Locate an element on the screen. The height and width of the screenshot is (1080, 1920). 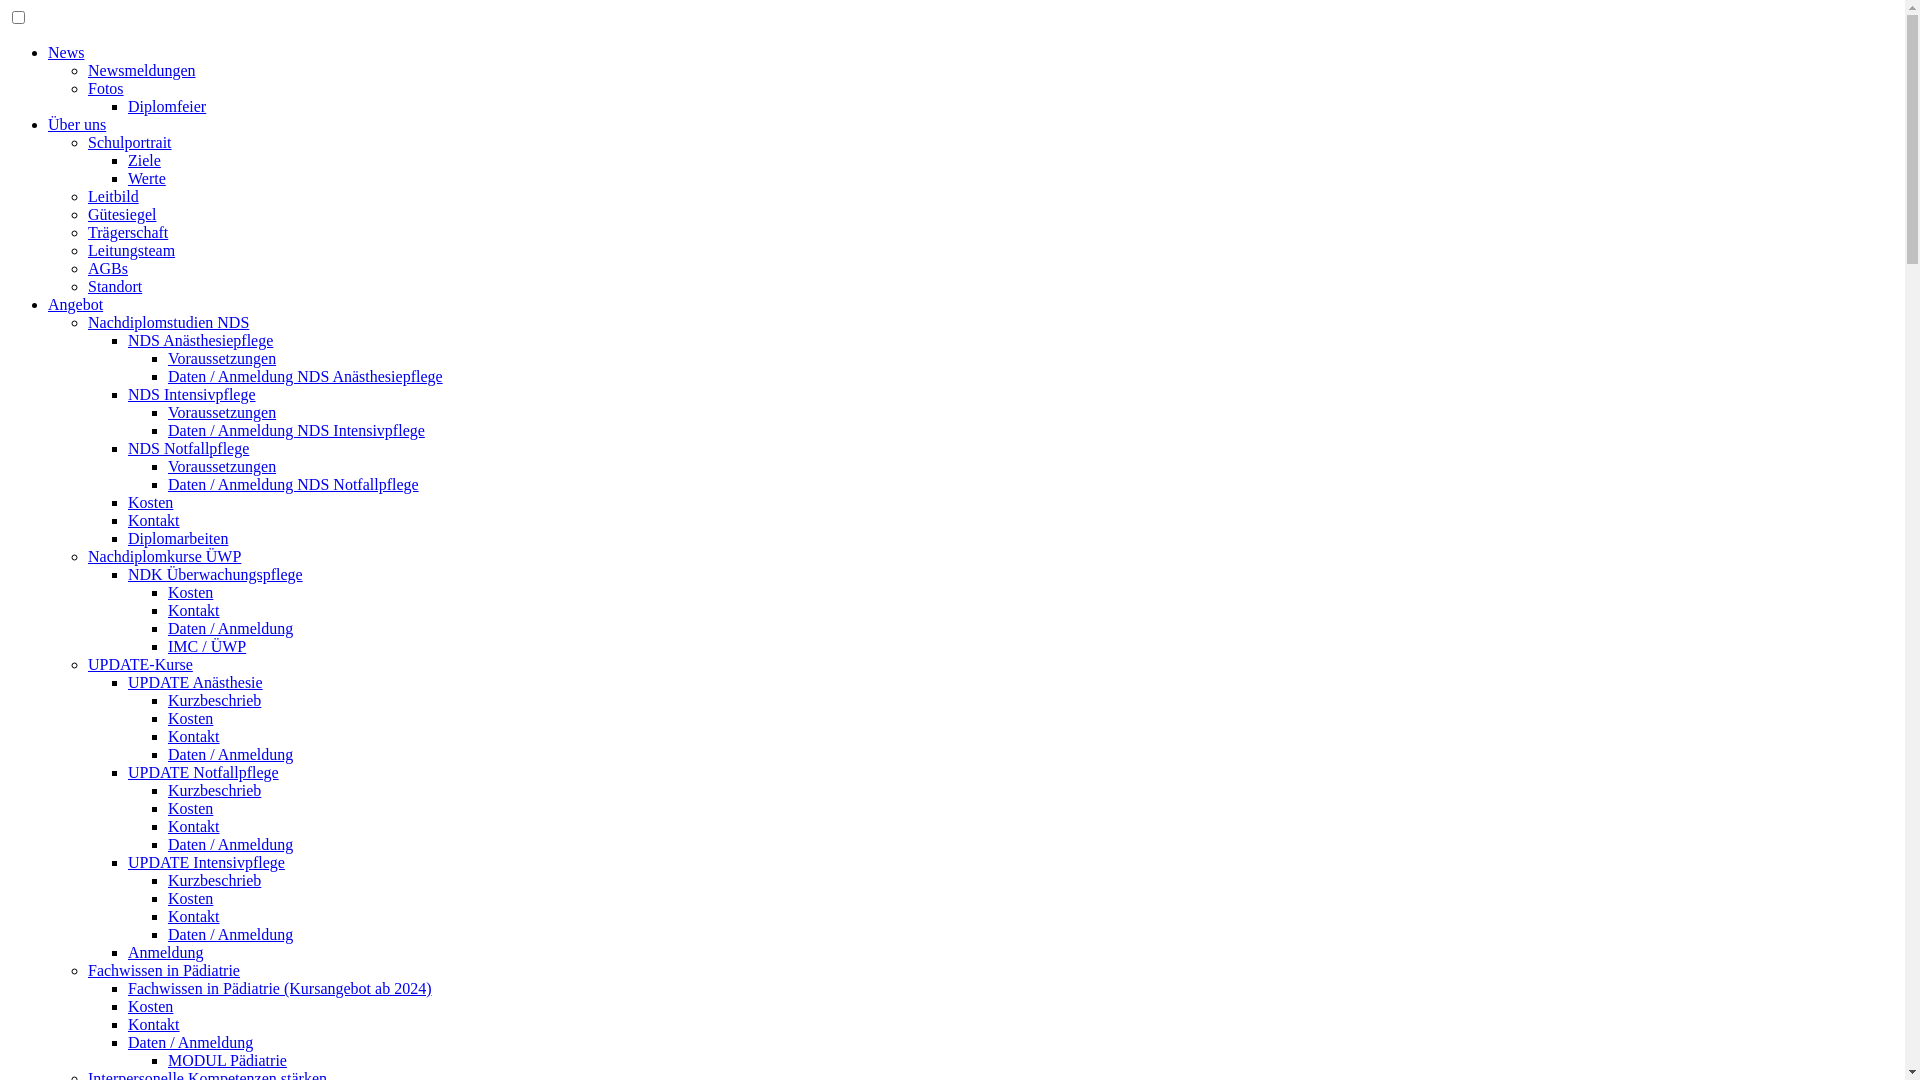
'Diplomarbeiten' is located at coordinates (127, 537).